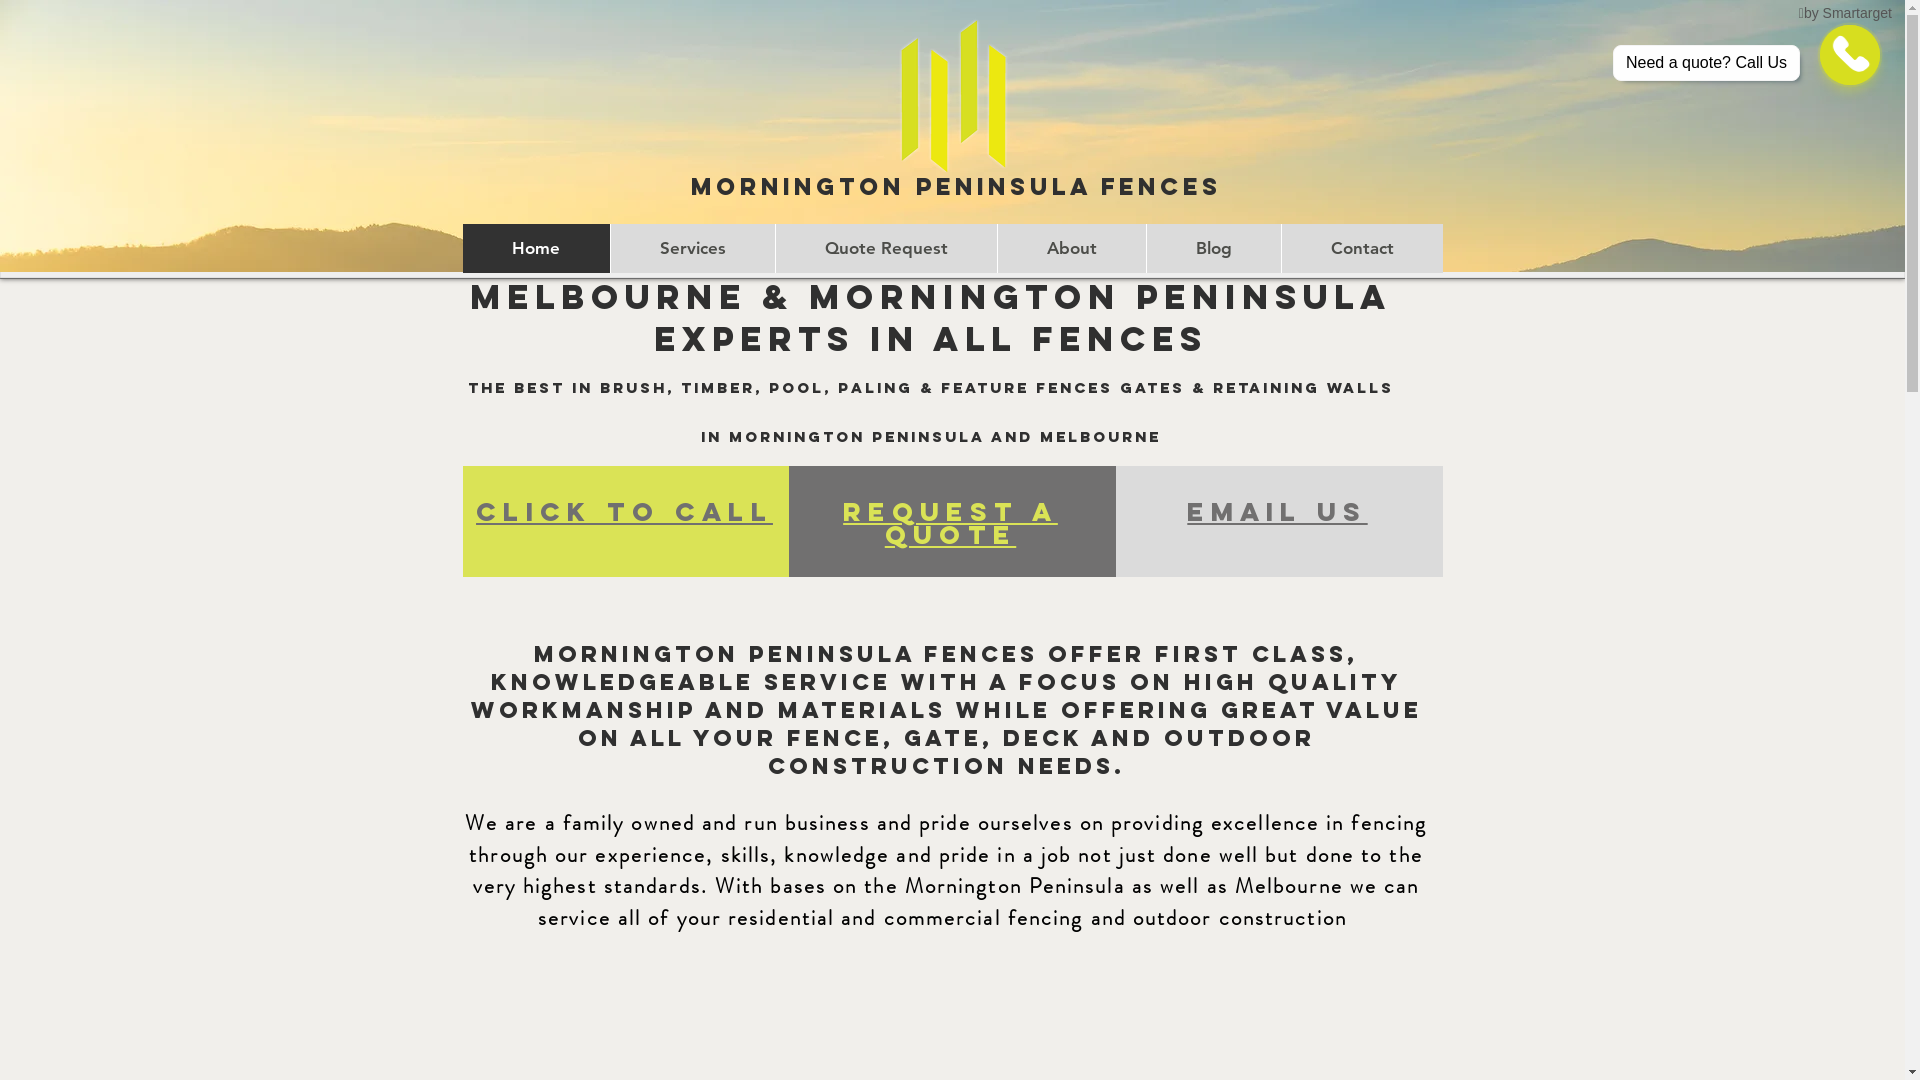 Image resolution: width=1920 pixels, height=1080 pixels. Describe the element at coordinates (623, 510) in the screenshot. I see `'Click to Call'` at that location.